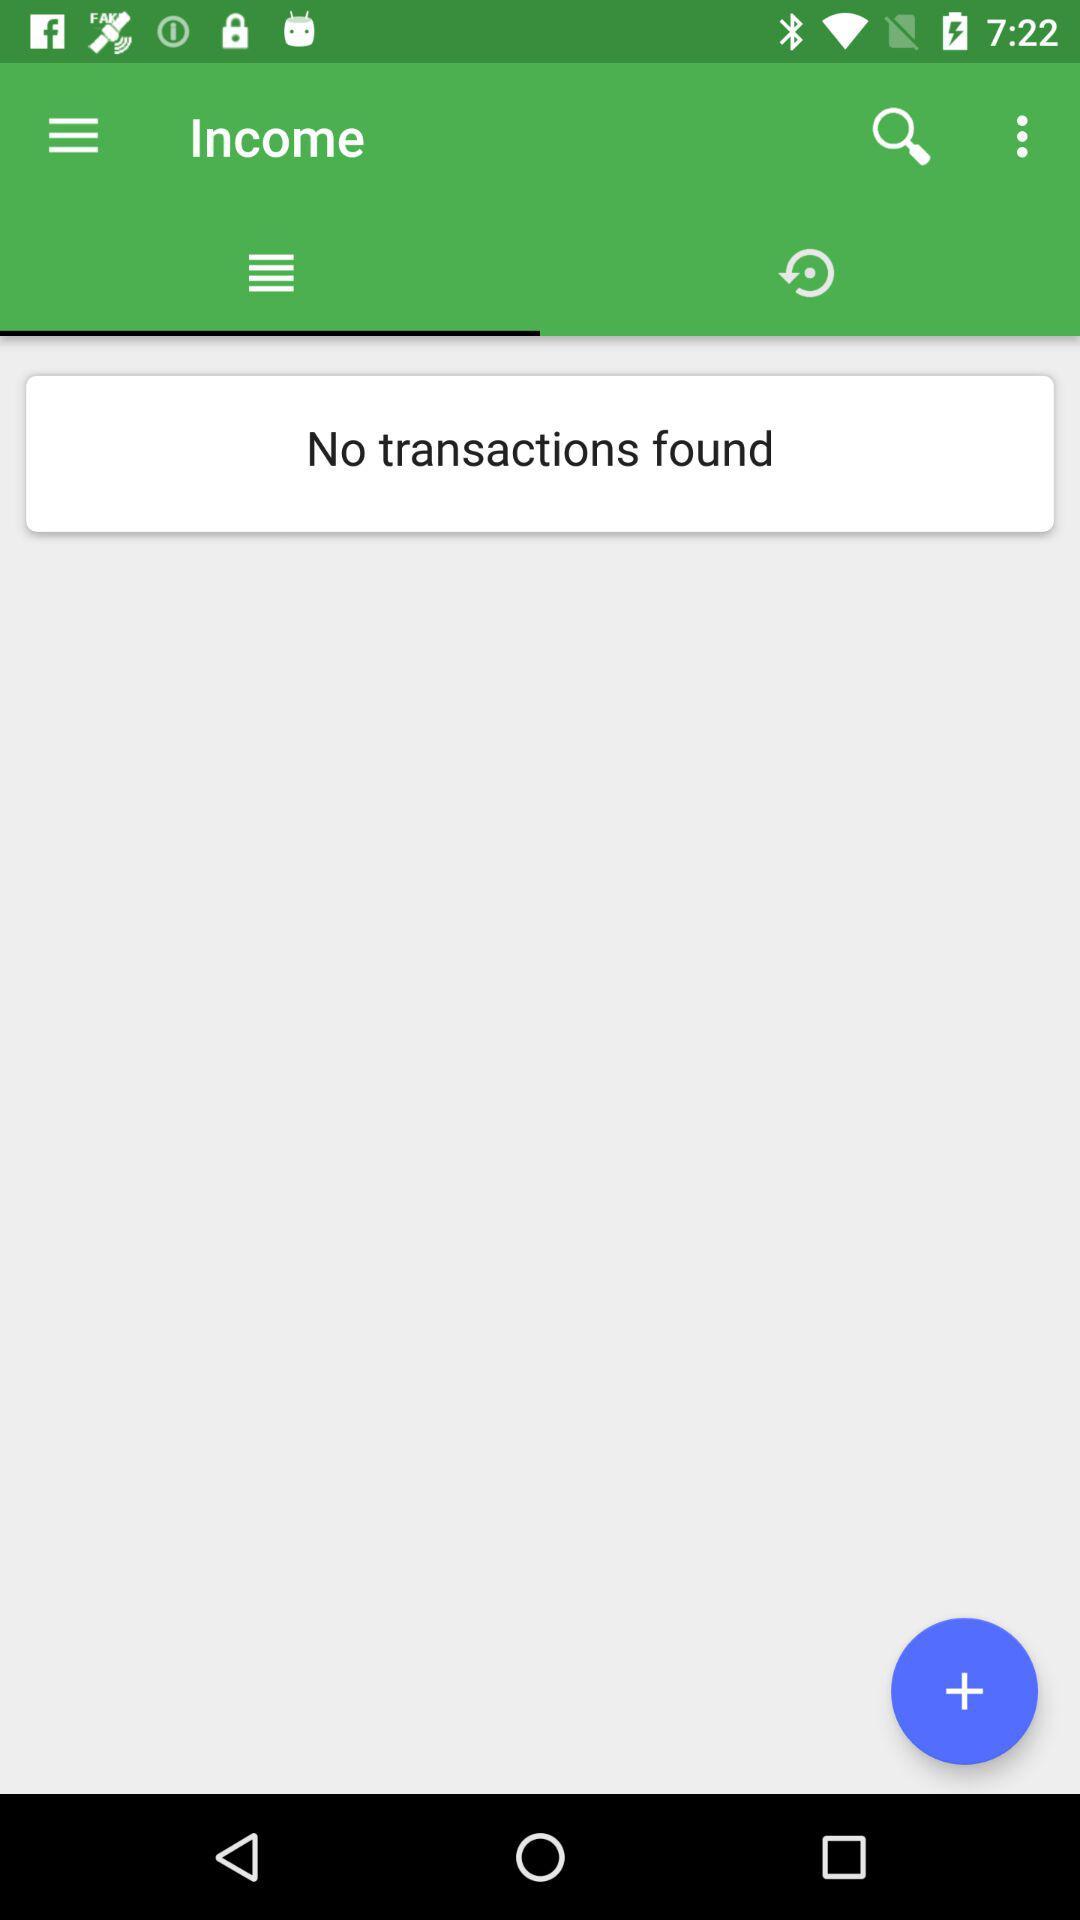 The image size is (1080, 1920). I want to click on the item above no transactions found item, so click(72, 135).